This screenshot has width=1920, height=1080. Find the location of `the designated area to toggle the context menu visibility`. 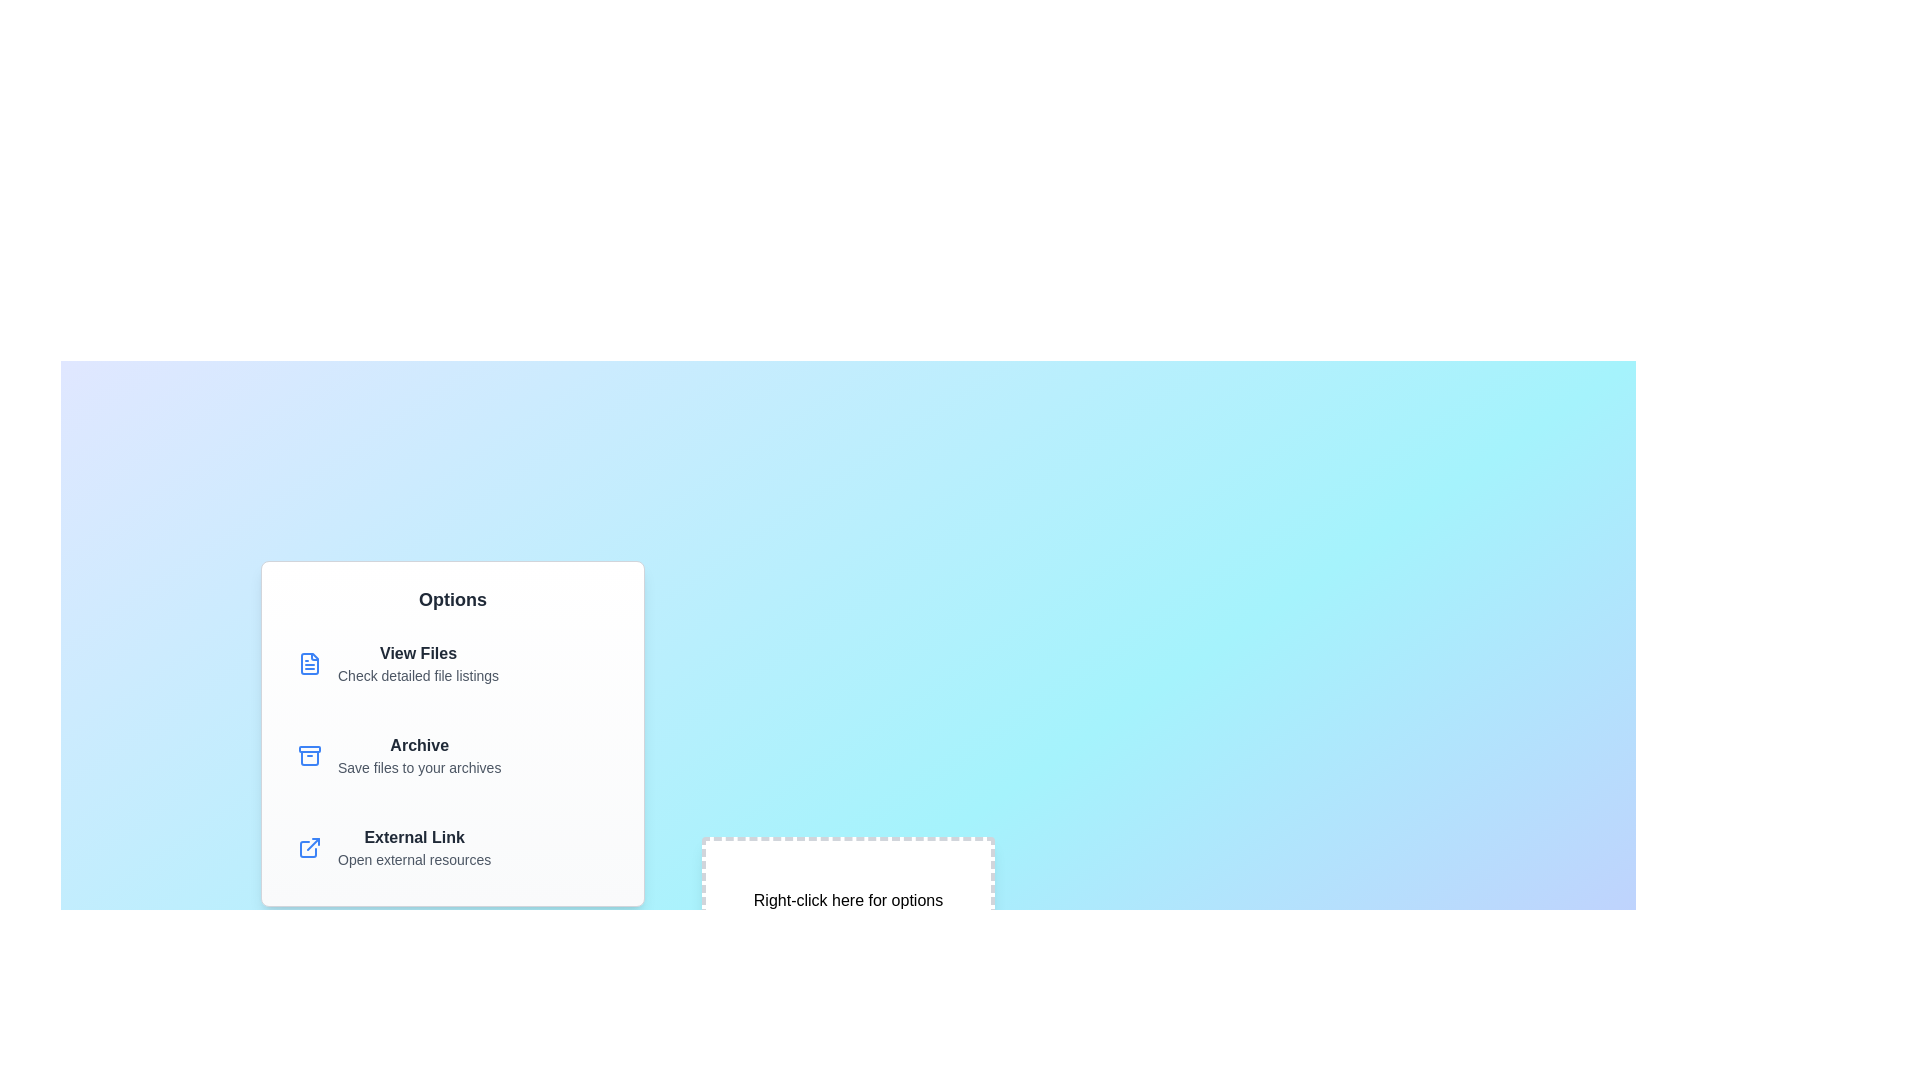

the designated area to toggle the context menu visibility is located at coordinates (848, 901).